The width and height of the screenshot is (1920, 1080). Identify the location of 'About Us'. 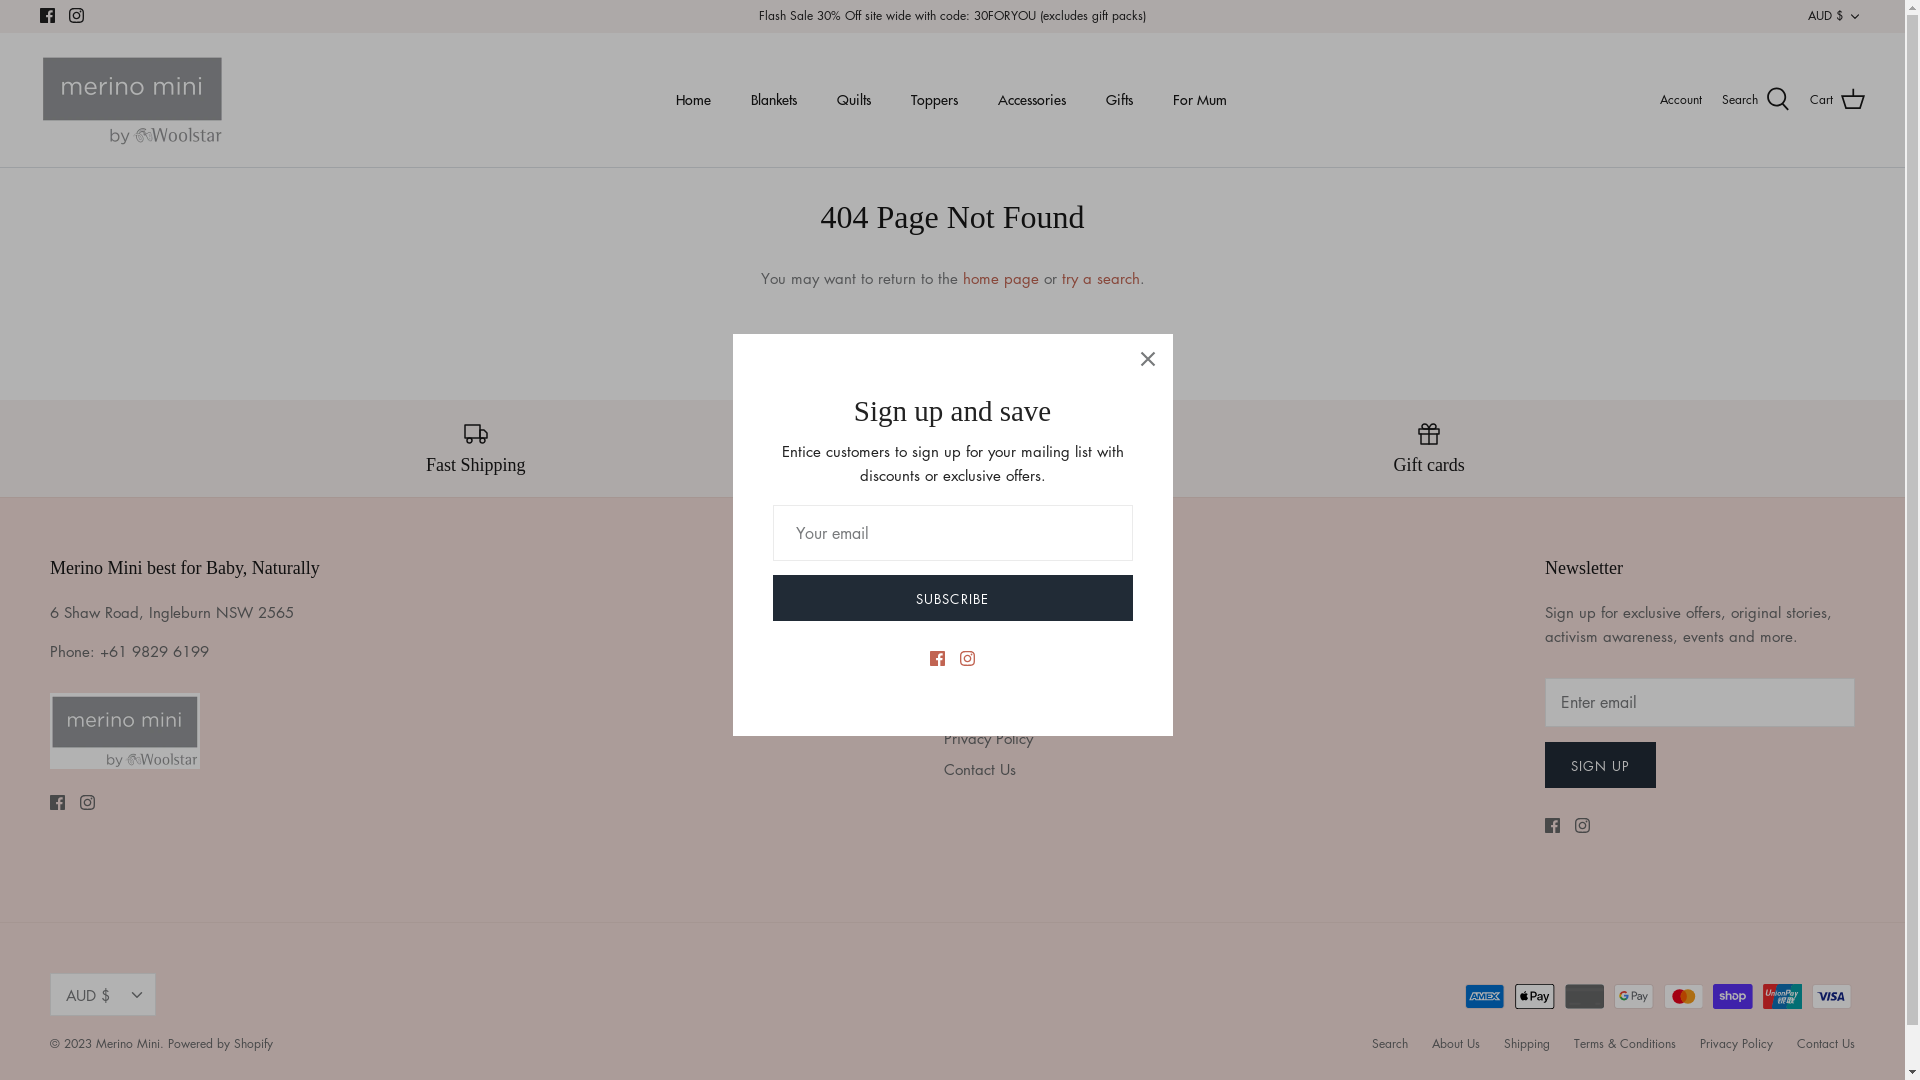
(1455, 1042).